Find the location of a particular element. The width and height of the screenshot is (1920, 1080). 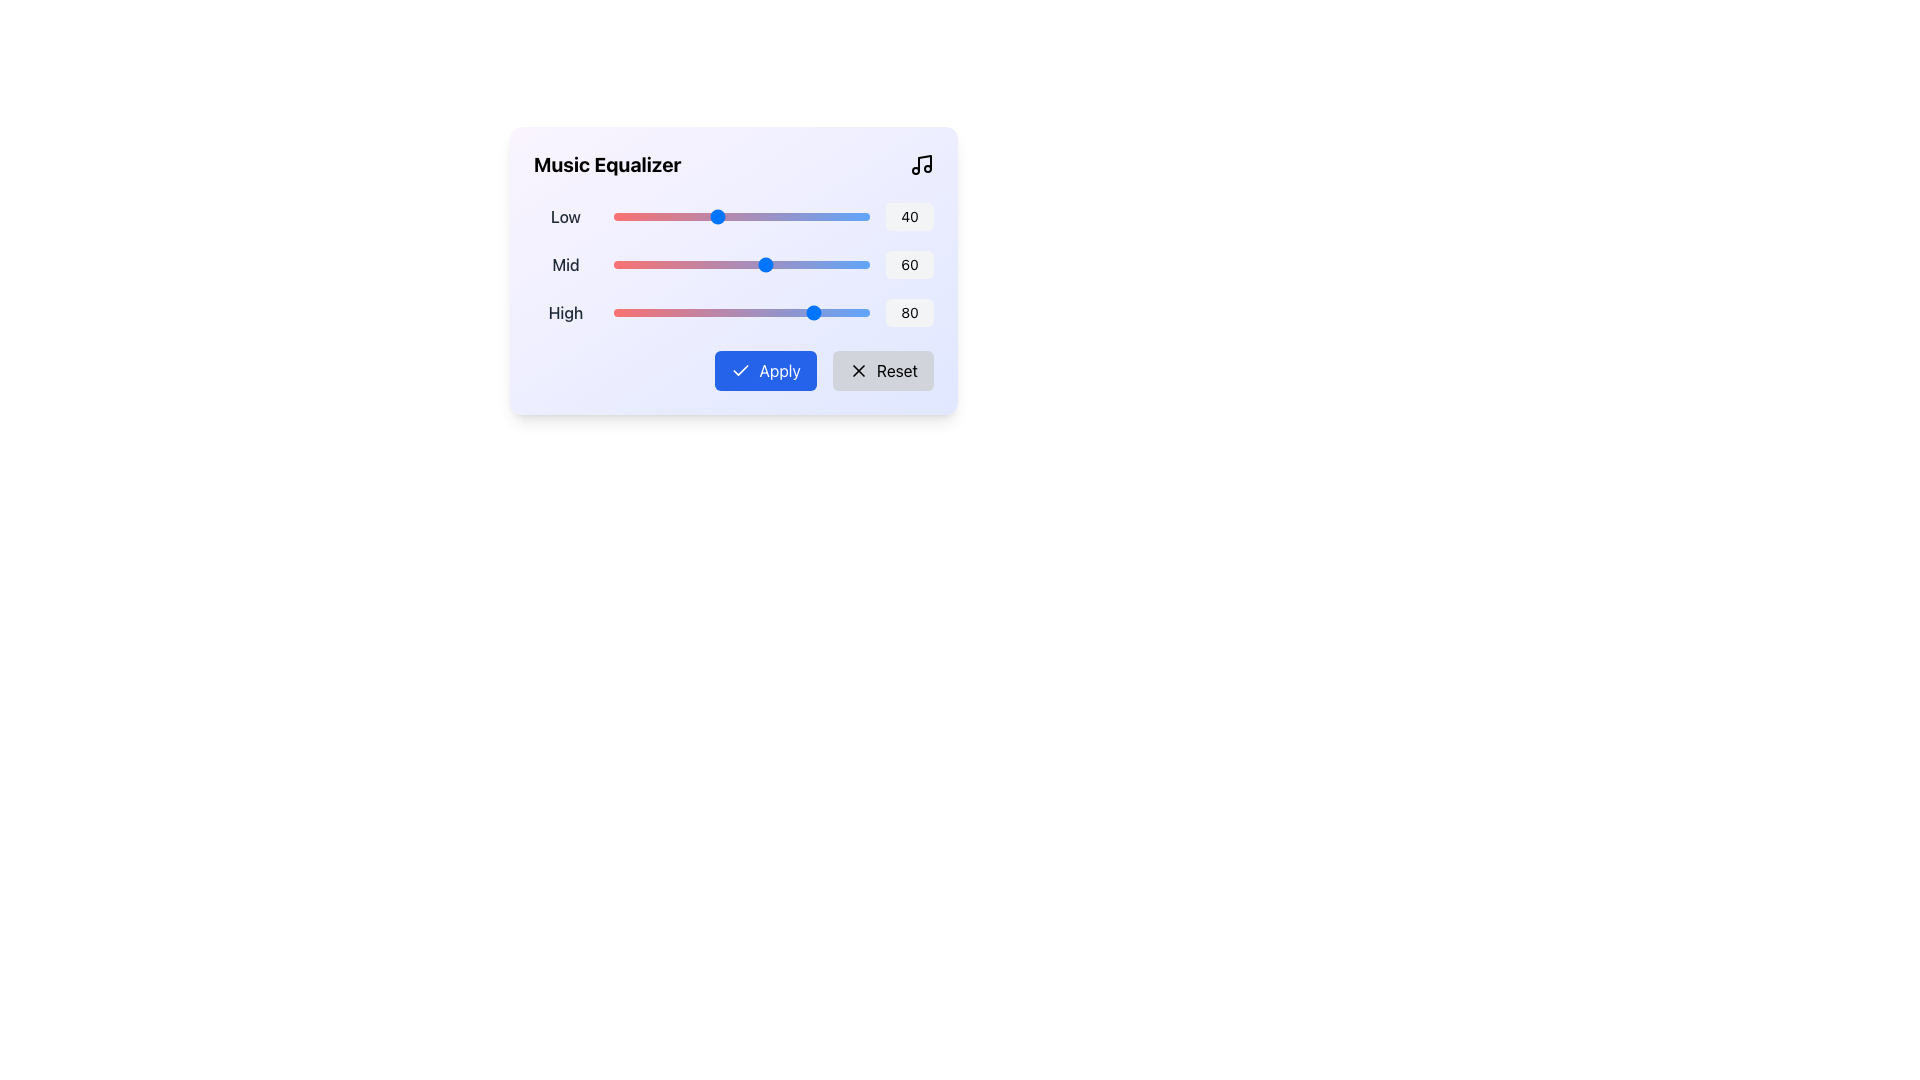

and drag the central range slider, which is visually styled with a gradient from red to blue, to adjust its value is located at coordinates (741, 312).